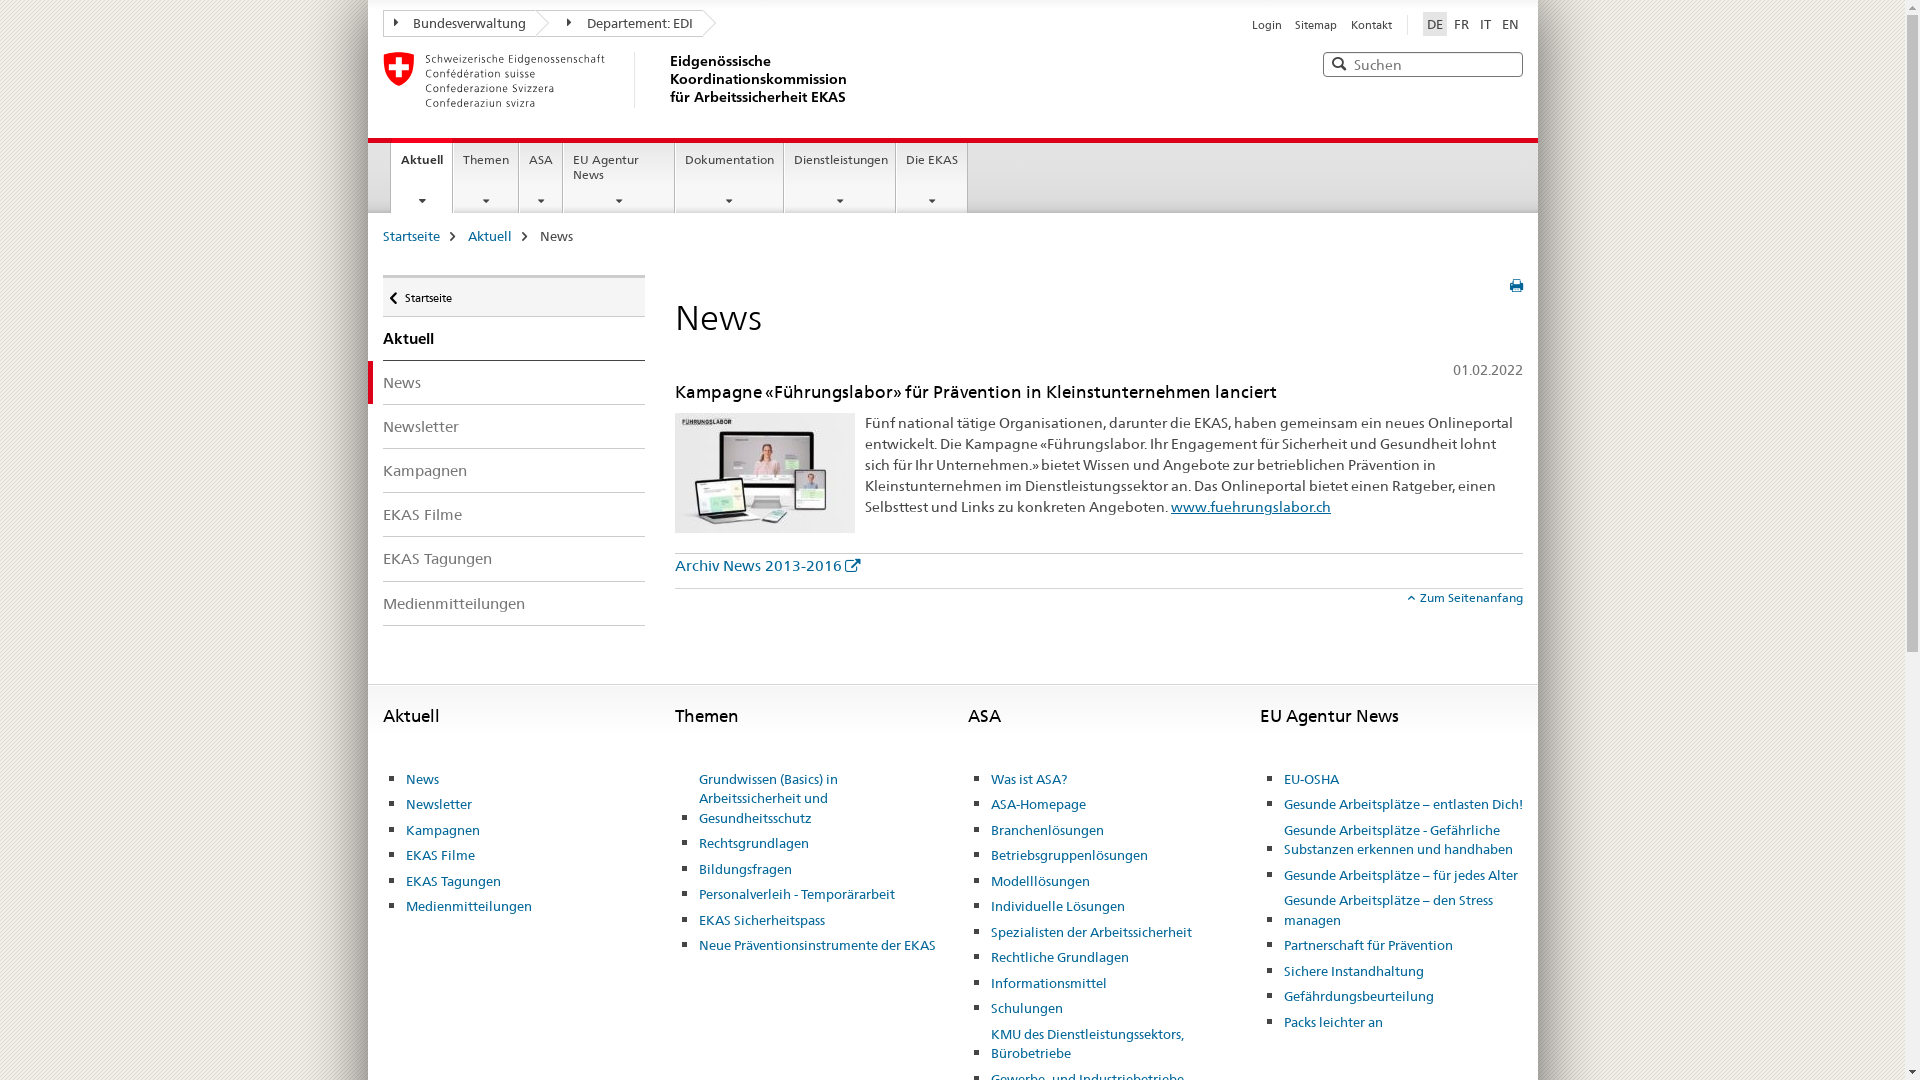  I want to click on 'Spezialisten der Arbeitssicherheit', so click(990, 933).